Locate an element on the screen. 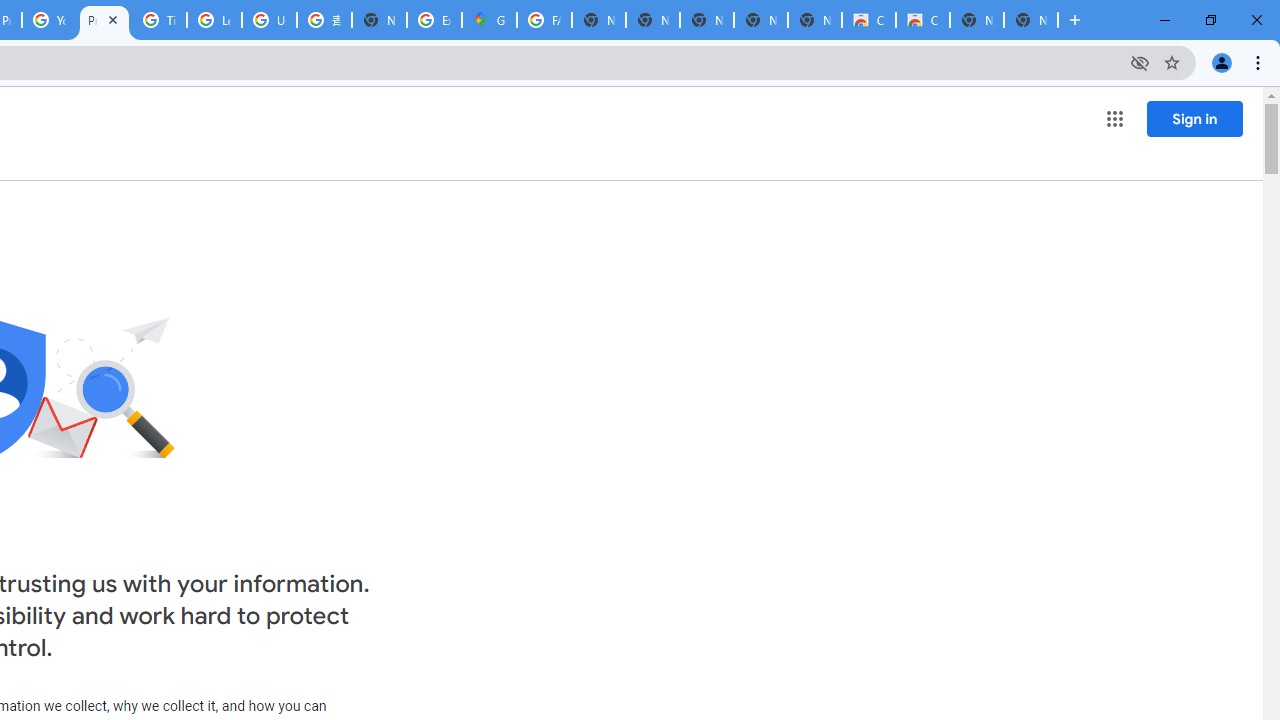 Image resolution: width=1280 pixels, height=720 pixels. 'Explore new street-level details - Google Maps Help' is located at coordinates (433, 20).